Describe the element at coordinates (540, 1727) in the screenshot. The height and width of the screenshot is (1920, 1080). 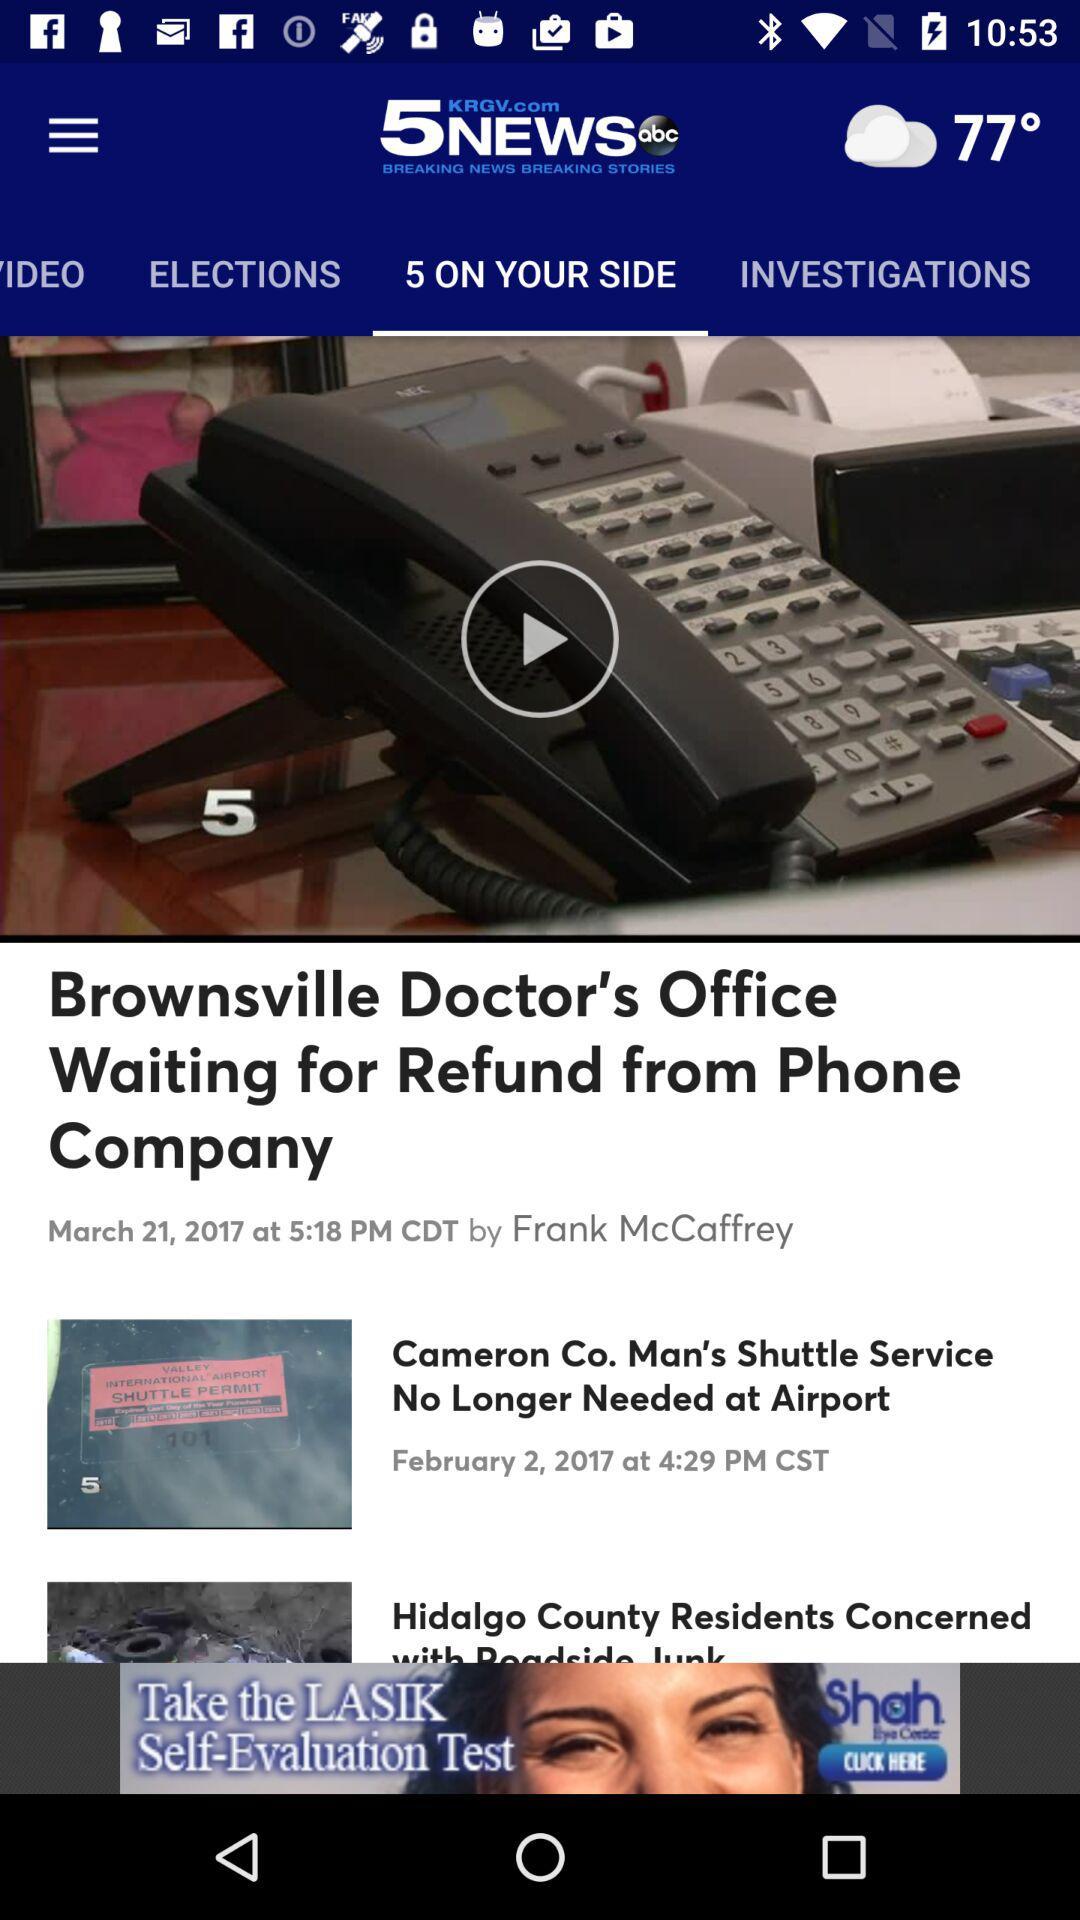
I see `advertisement link` at that location.